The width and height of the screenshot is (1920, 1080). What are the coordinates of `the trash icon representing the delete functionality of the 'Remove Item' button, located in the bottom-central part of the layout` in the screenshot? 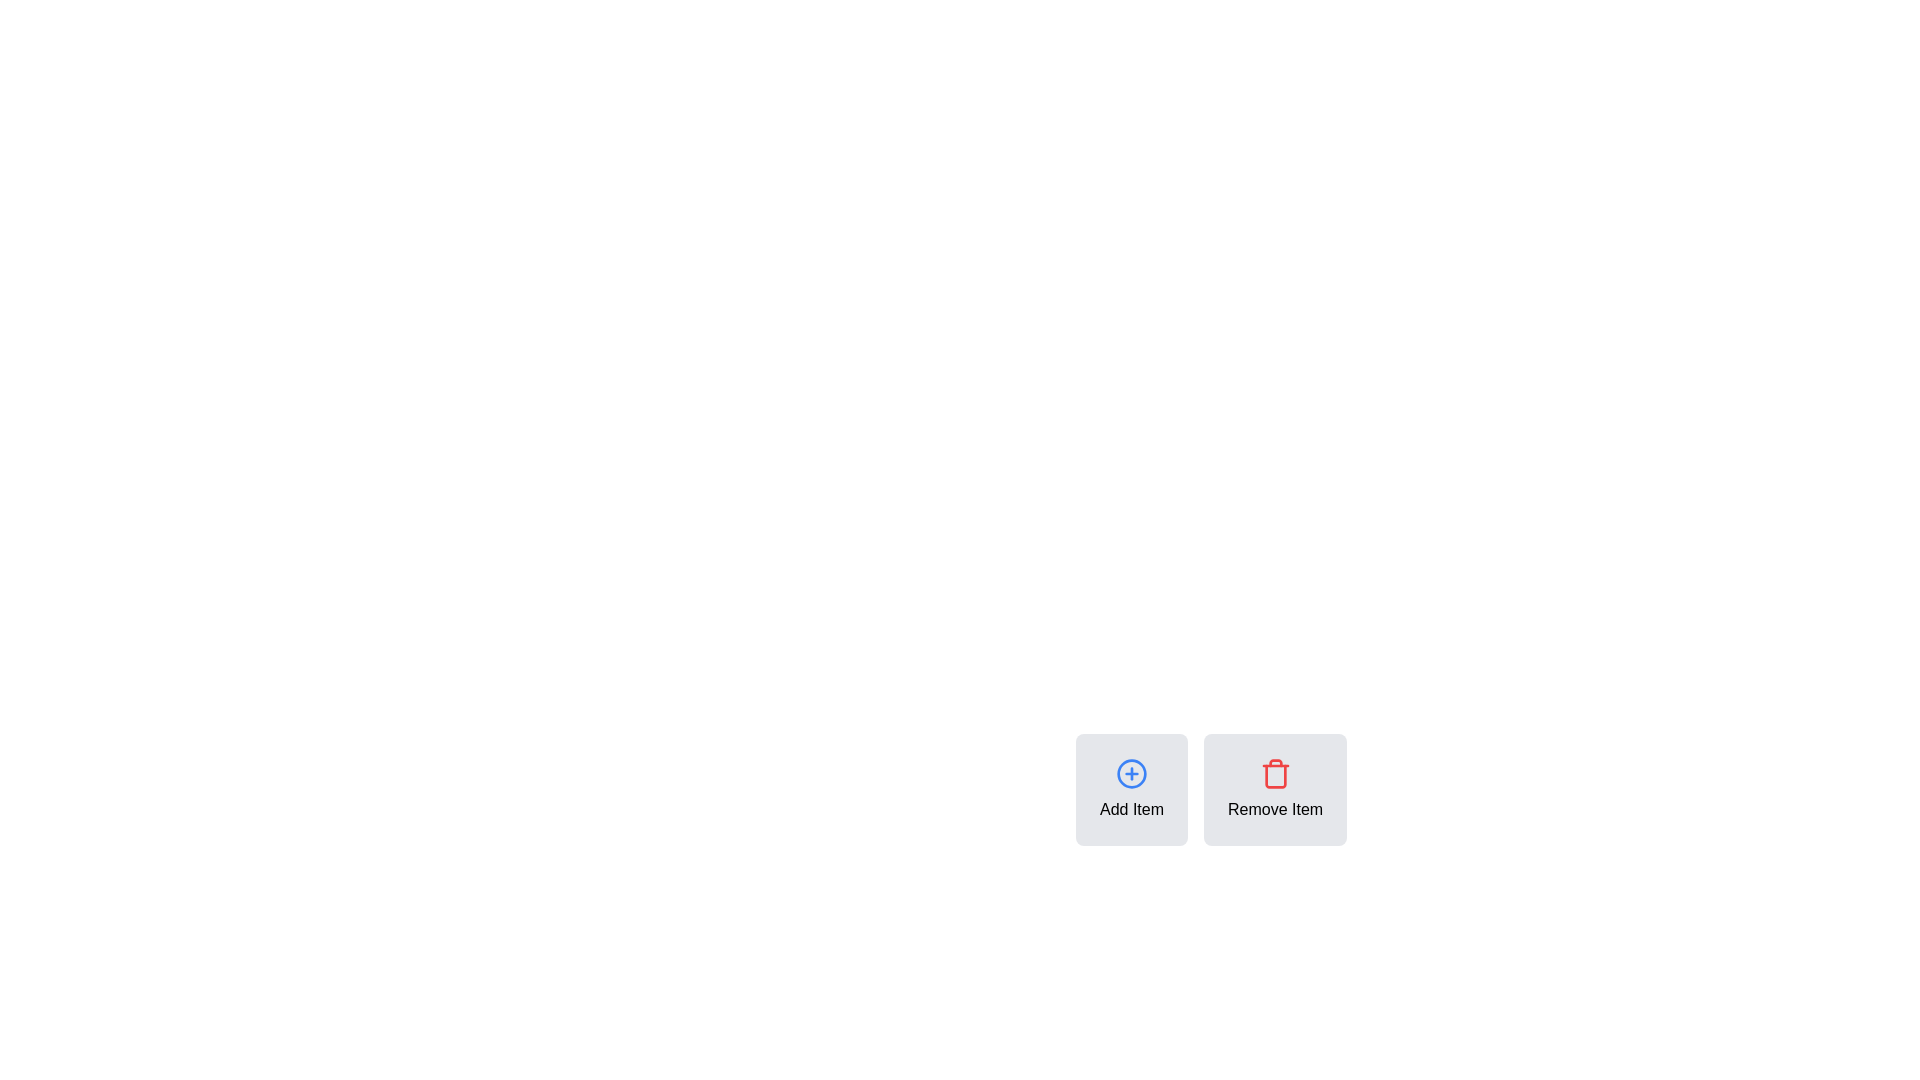 It's located at (1274, 775).